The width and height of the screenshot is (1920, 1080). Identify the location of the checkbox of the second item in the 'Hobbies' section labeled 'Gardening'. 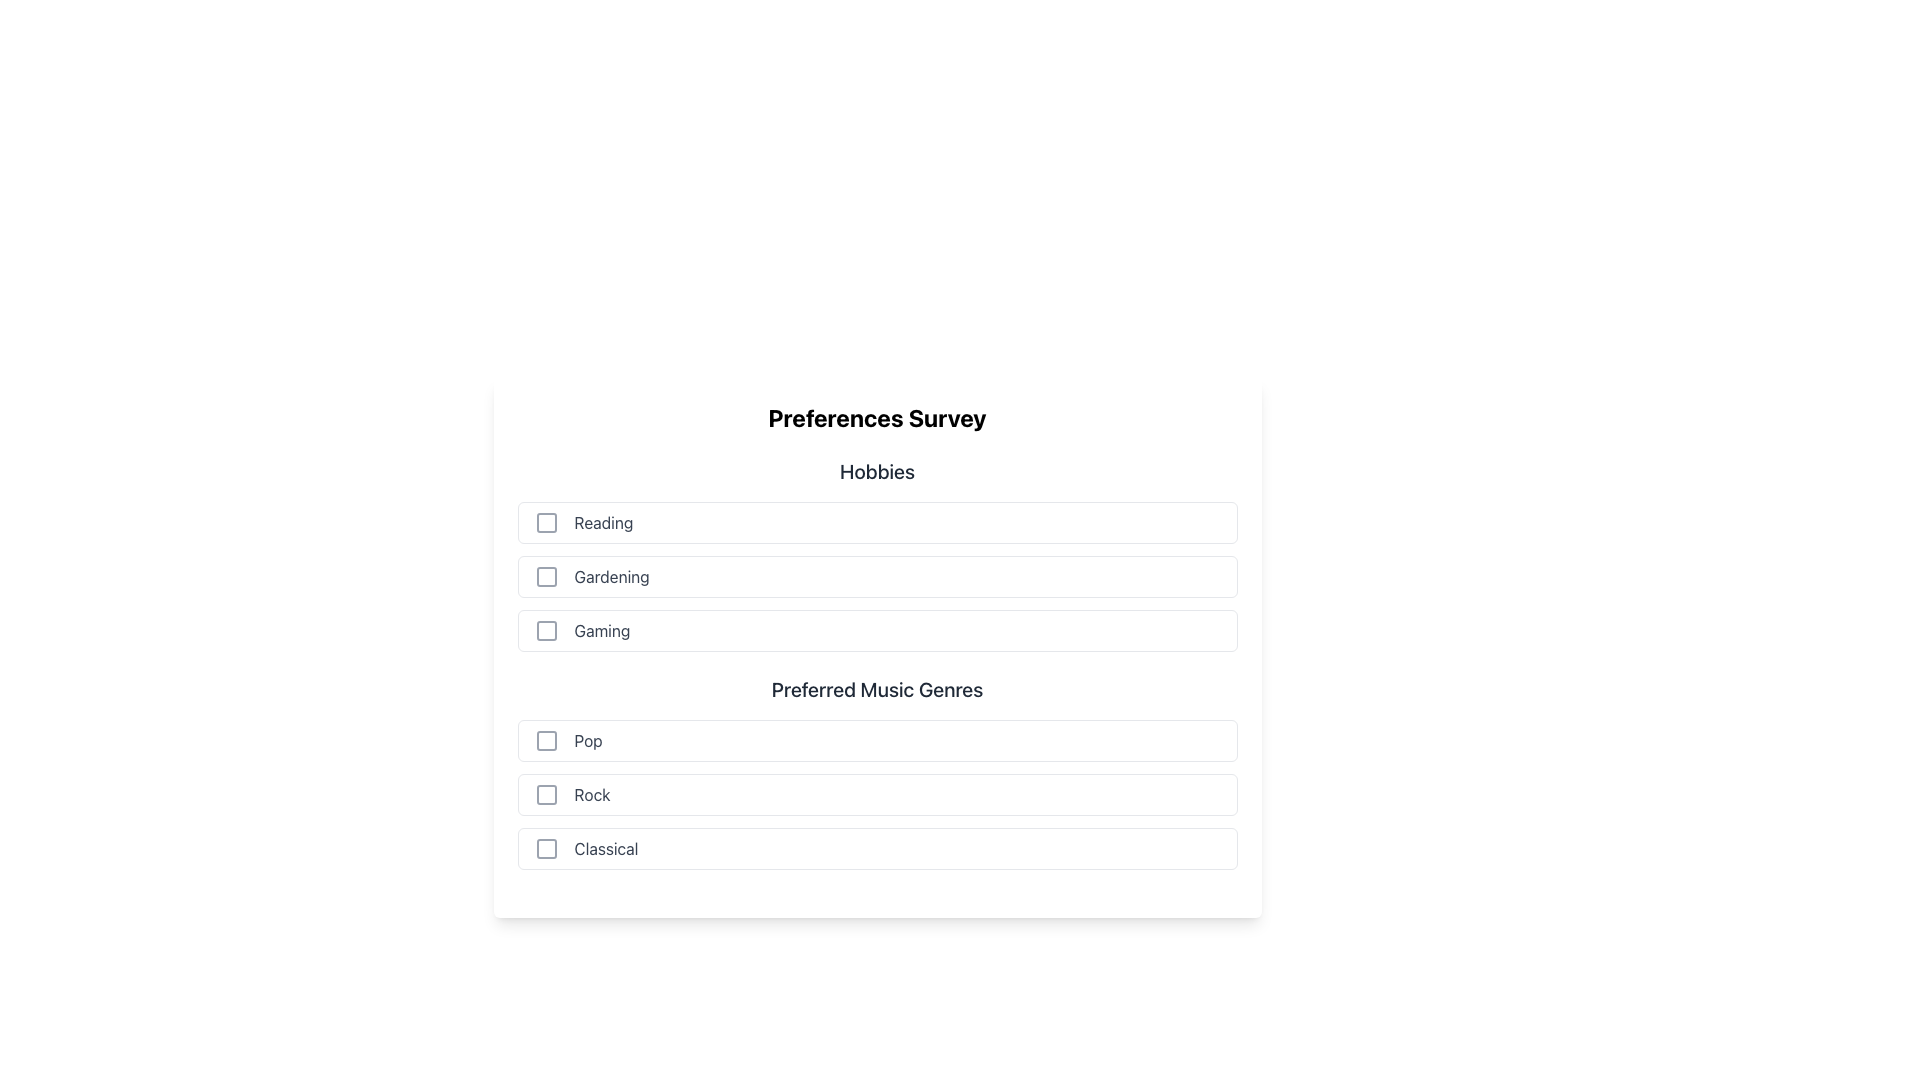
(877, 577).